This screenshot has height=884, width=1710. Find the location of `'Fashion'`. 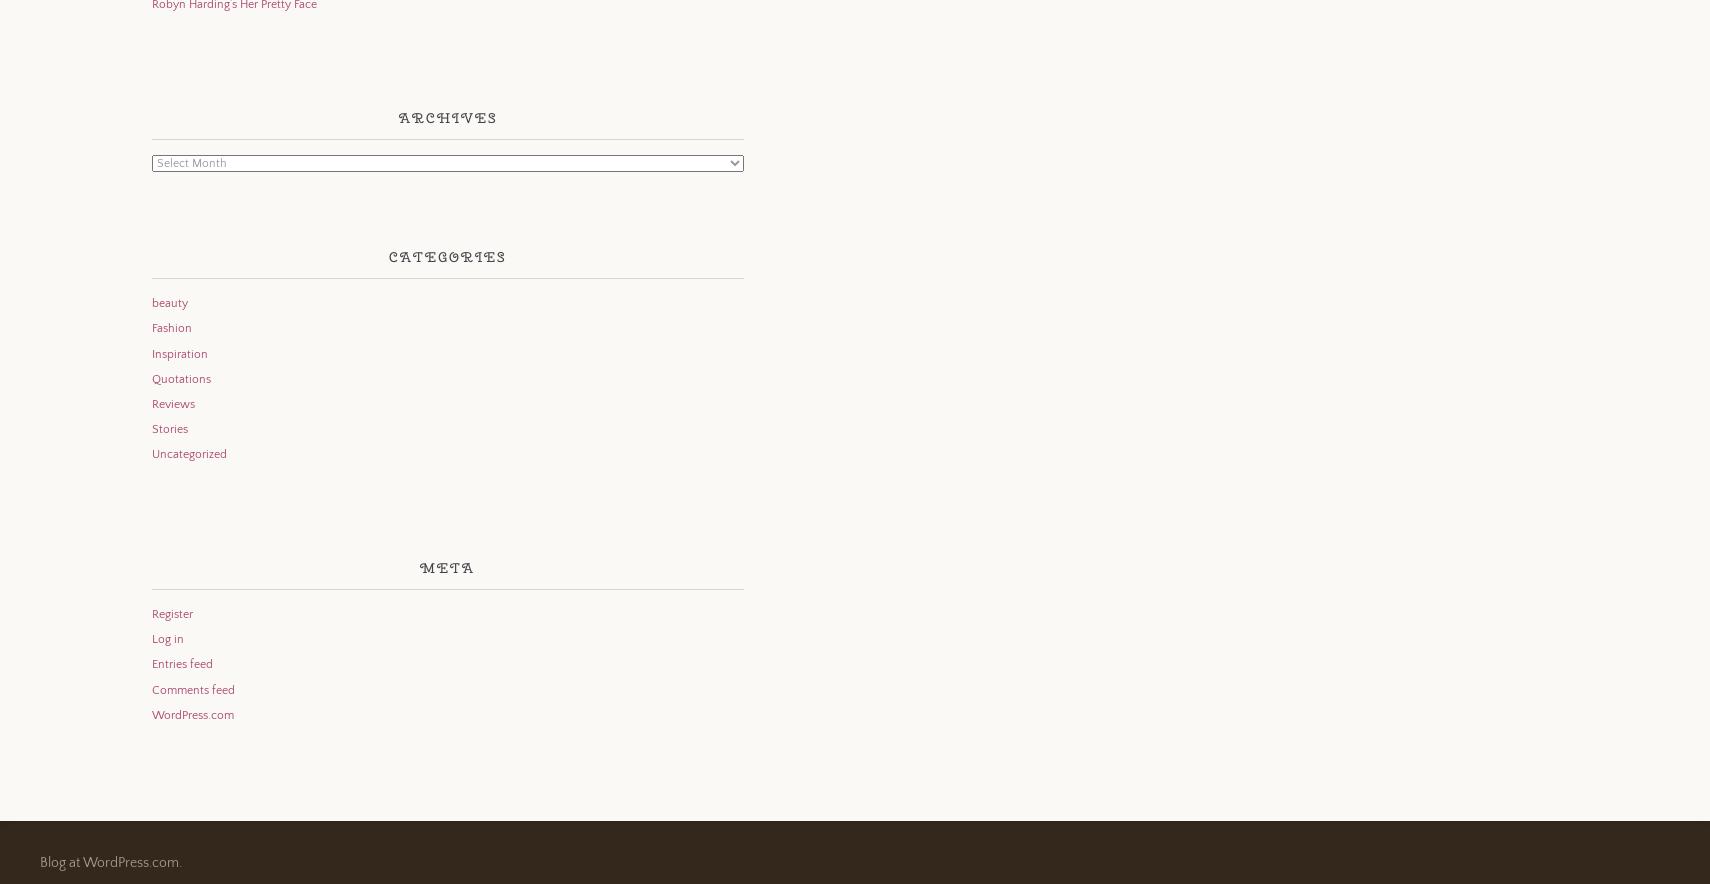

'Fashion' is located at coordinates (149, 328).